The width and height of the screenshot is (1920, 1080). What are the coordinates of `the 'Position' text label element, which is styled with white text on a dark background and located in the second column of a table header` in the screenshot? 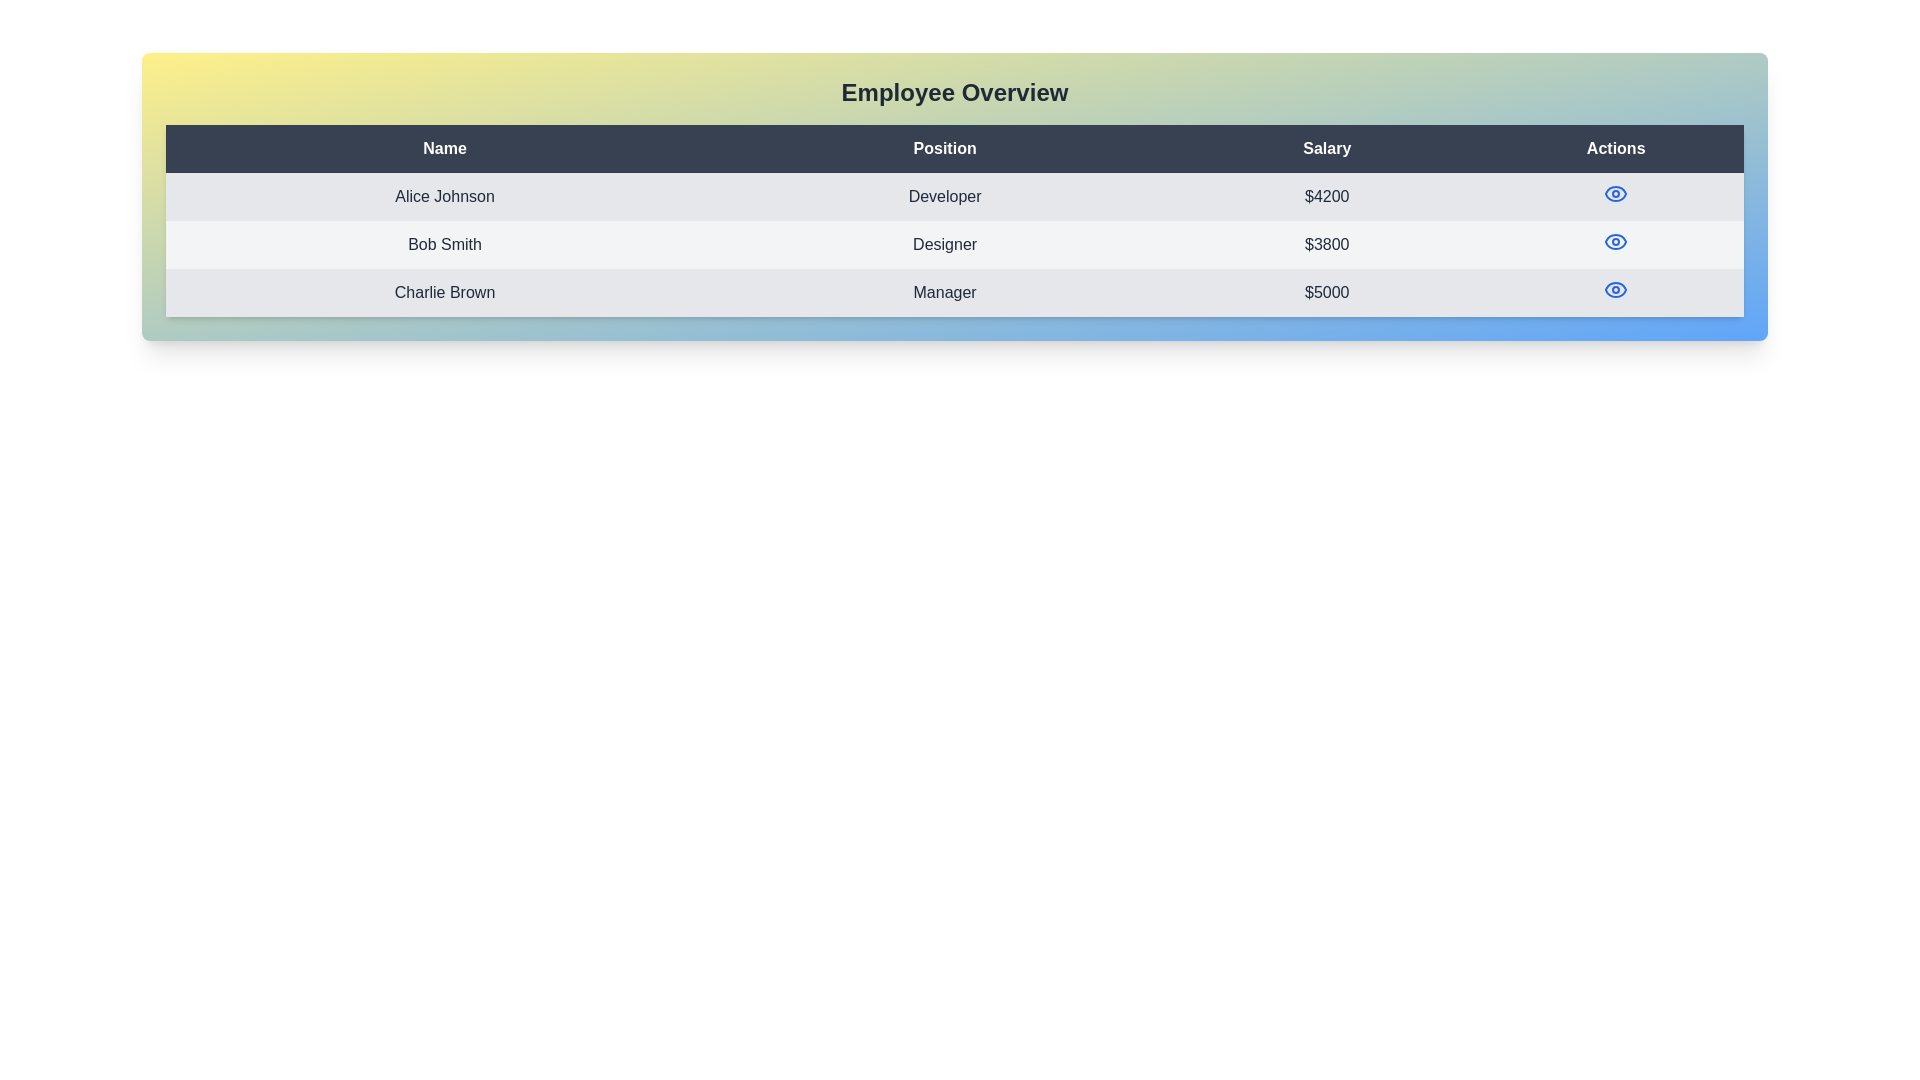 It's located at (944, 148).